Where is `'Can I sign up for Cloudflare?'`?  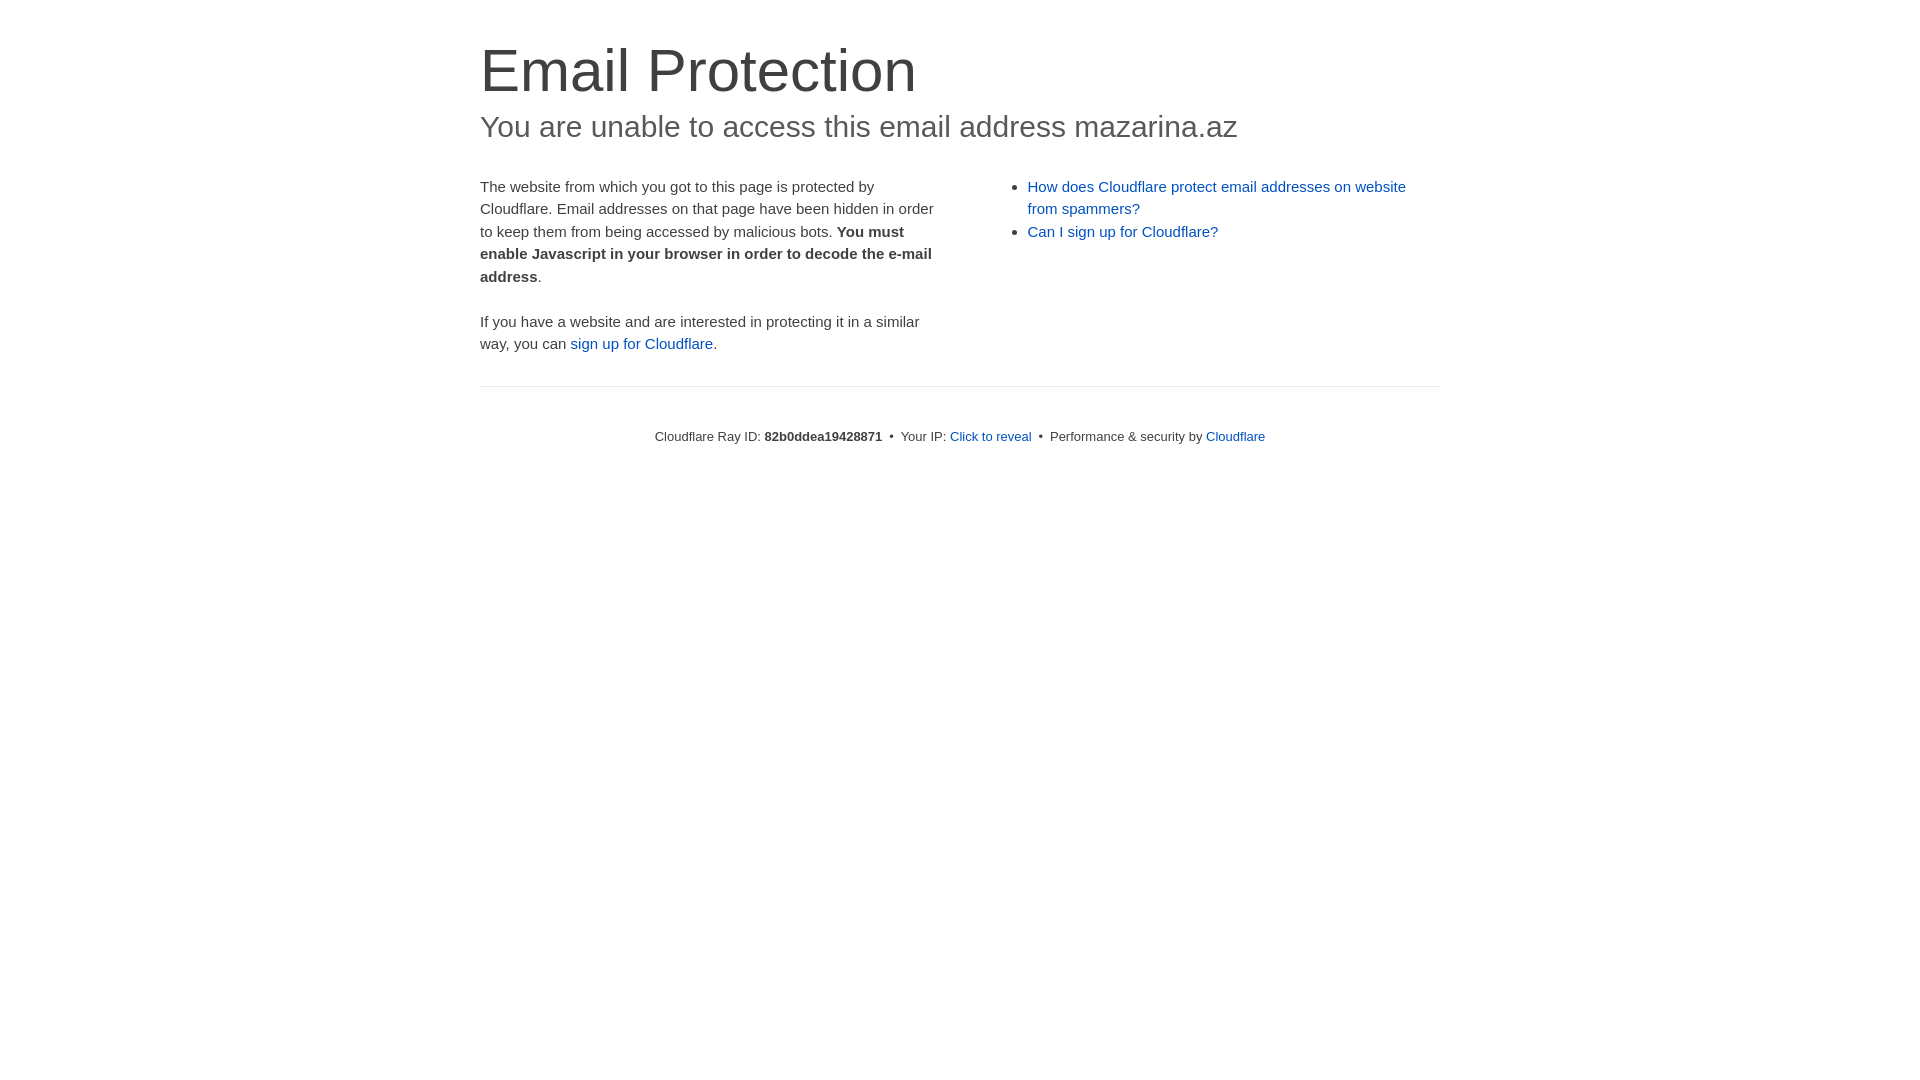 'Can I sign up for Cloudflare?' is located at coordinates (1123, 230).